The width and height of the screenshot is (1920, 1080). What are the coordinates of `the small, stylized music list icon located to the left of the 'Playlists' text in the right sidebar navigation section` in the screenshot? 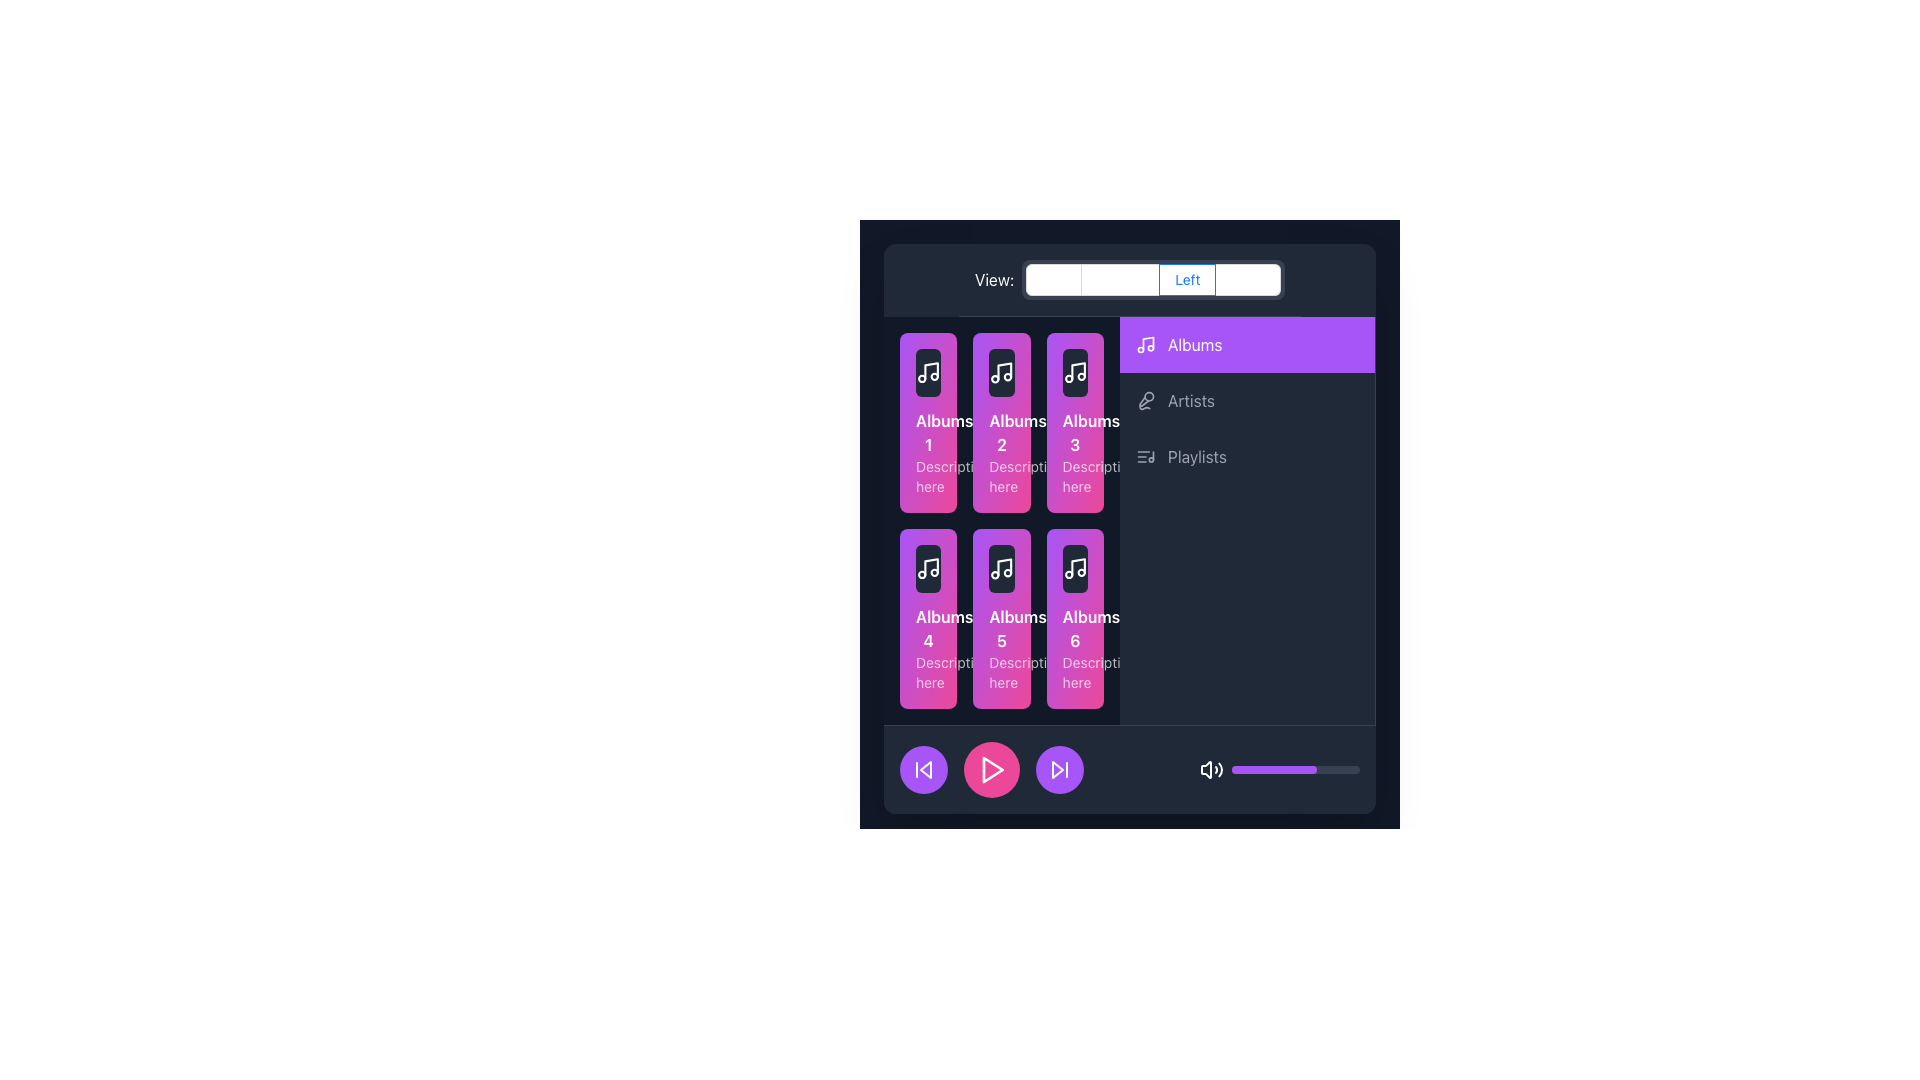 It's located at (1146, 456).